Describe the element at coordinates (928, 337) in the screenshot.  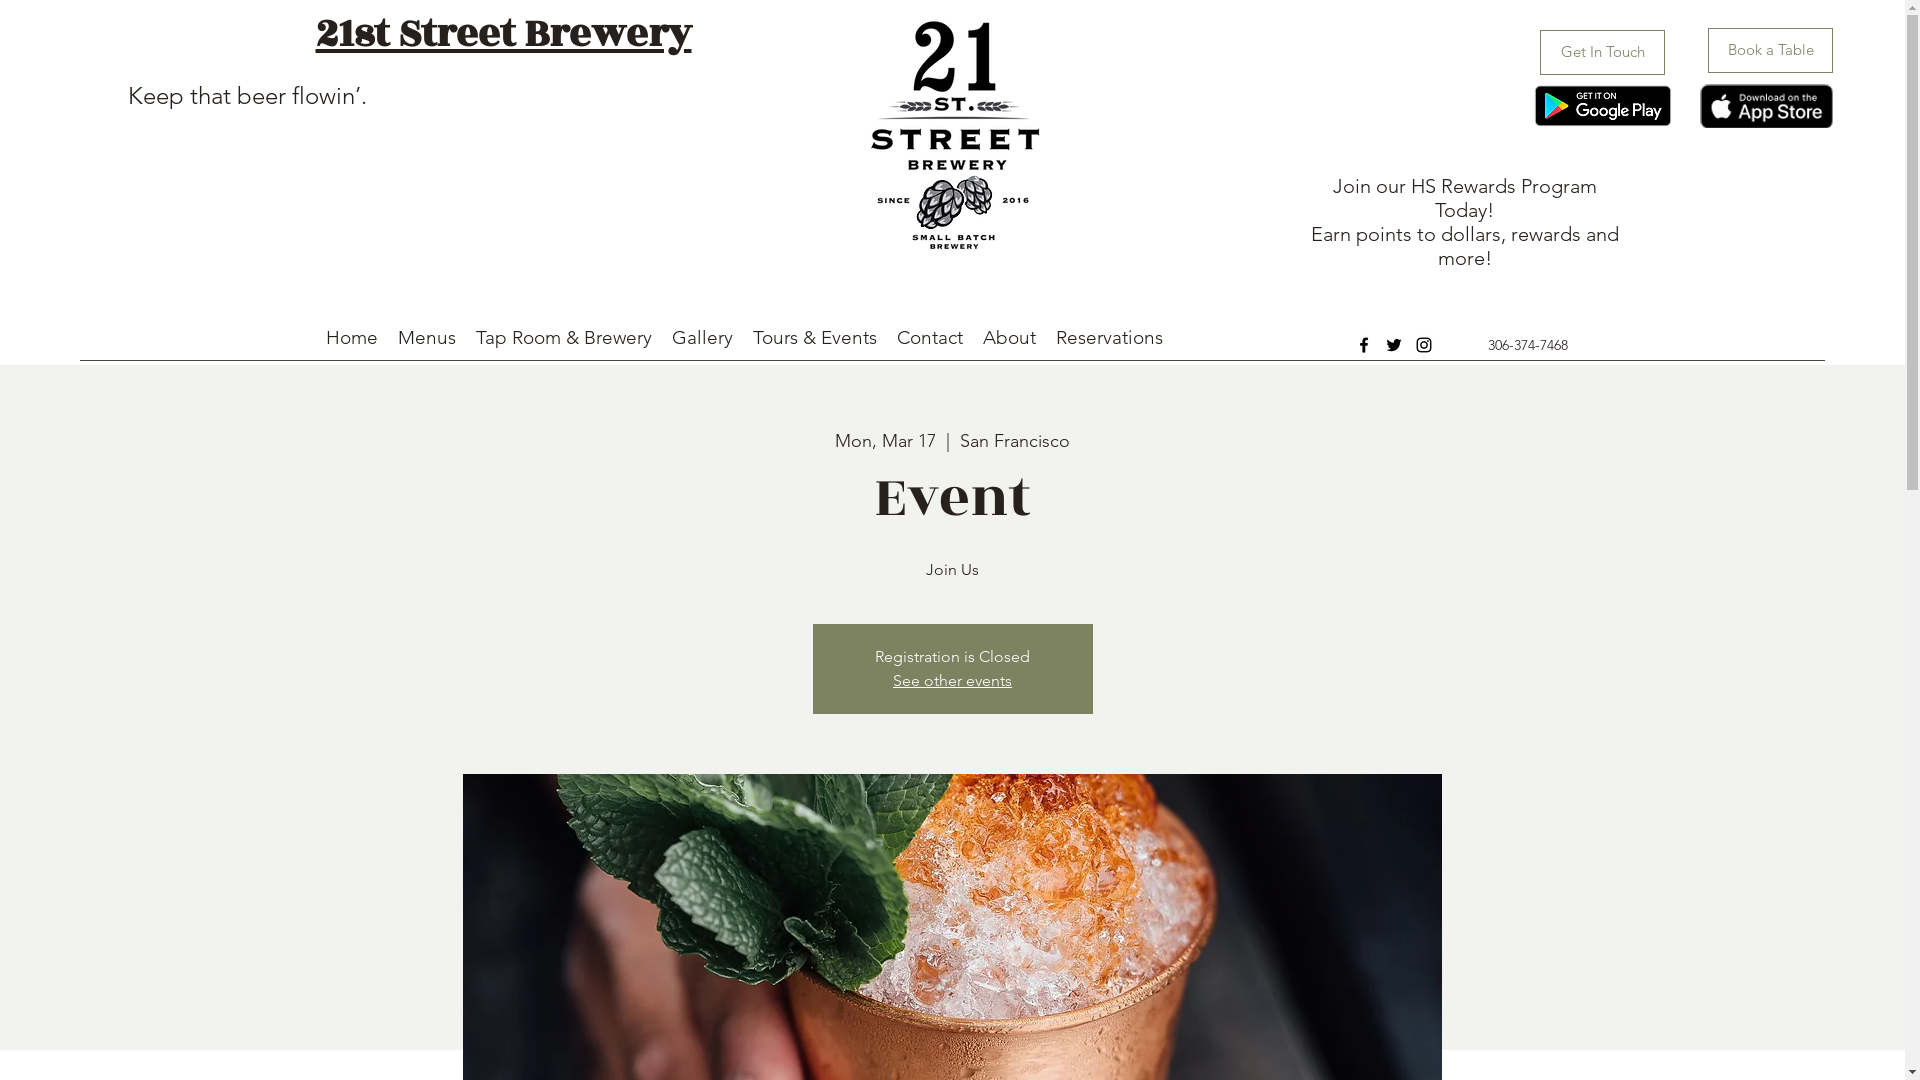
I see `'Contact'` at that location.